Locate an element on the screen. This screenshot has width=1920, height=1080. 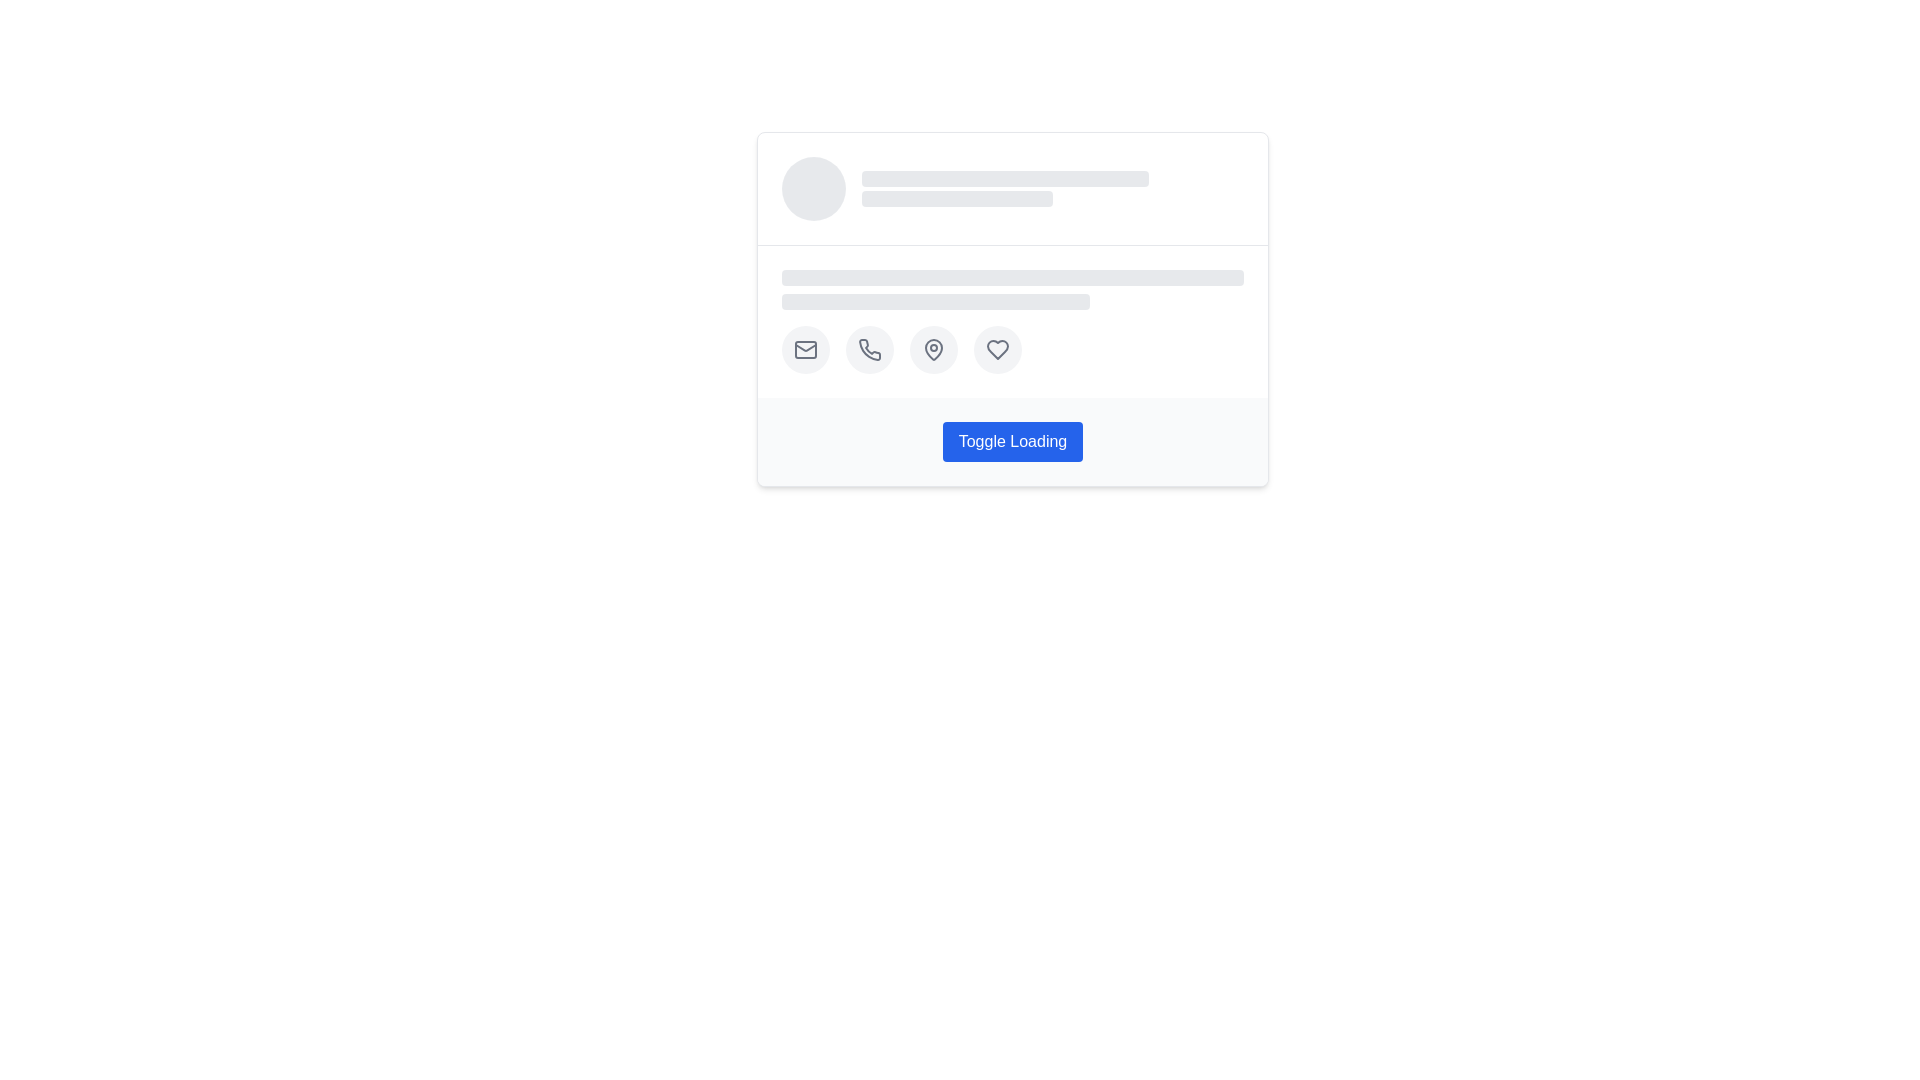
the map-related icon, which is the second from the left in a horizontal group below the main content area of the card is located at coordinates (933, 347).